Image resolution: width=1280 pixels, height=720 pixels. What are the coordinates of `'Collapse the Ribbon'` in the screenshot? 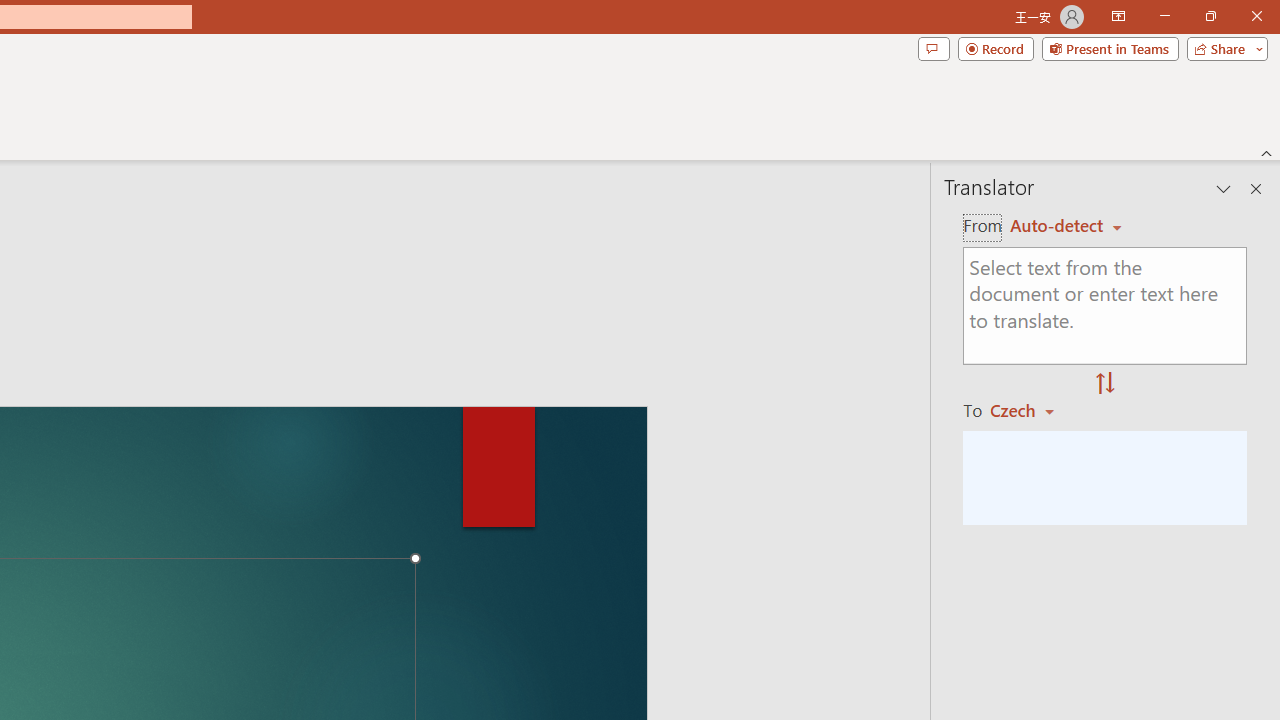 It's located at (1266, 152).